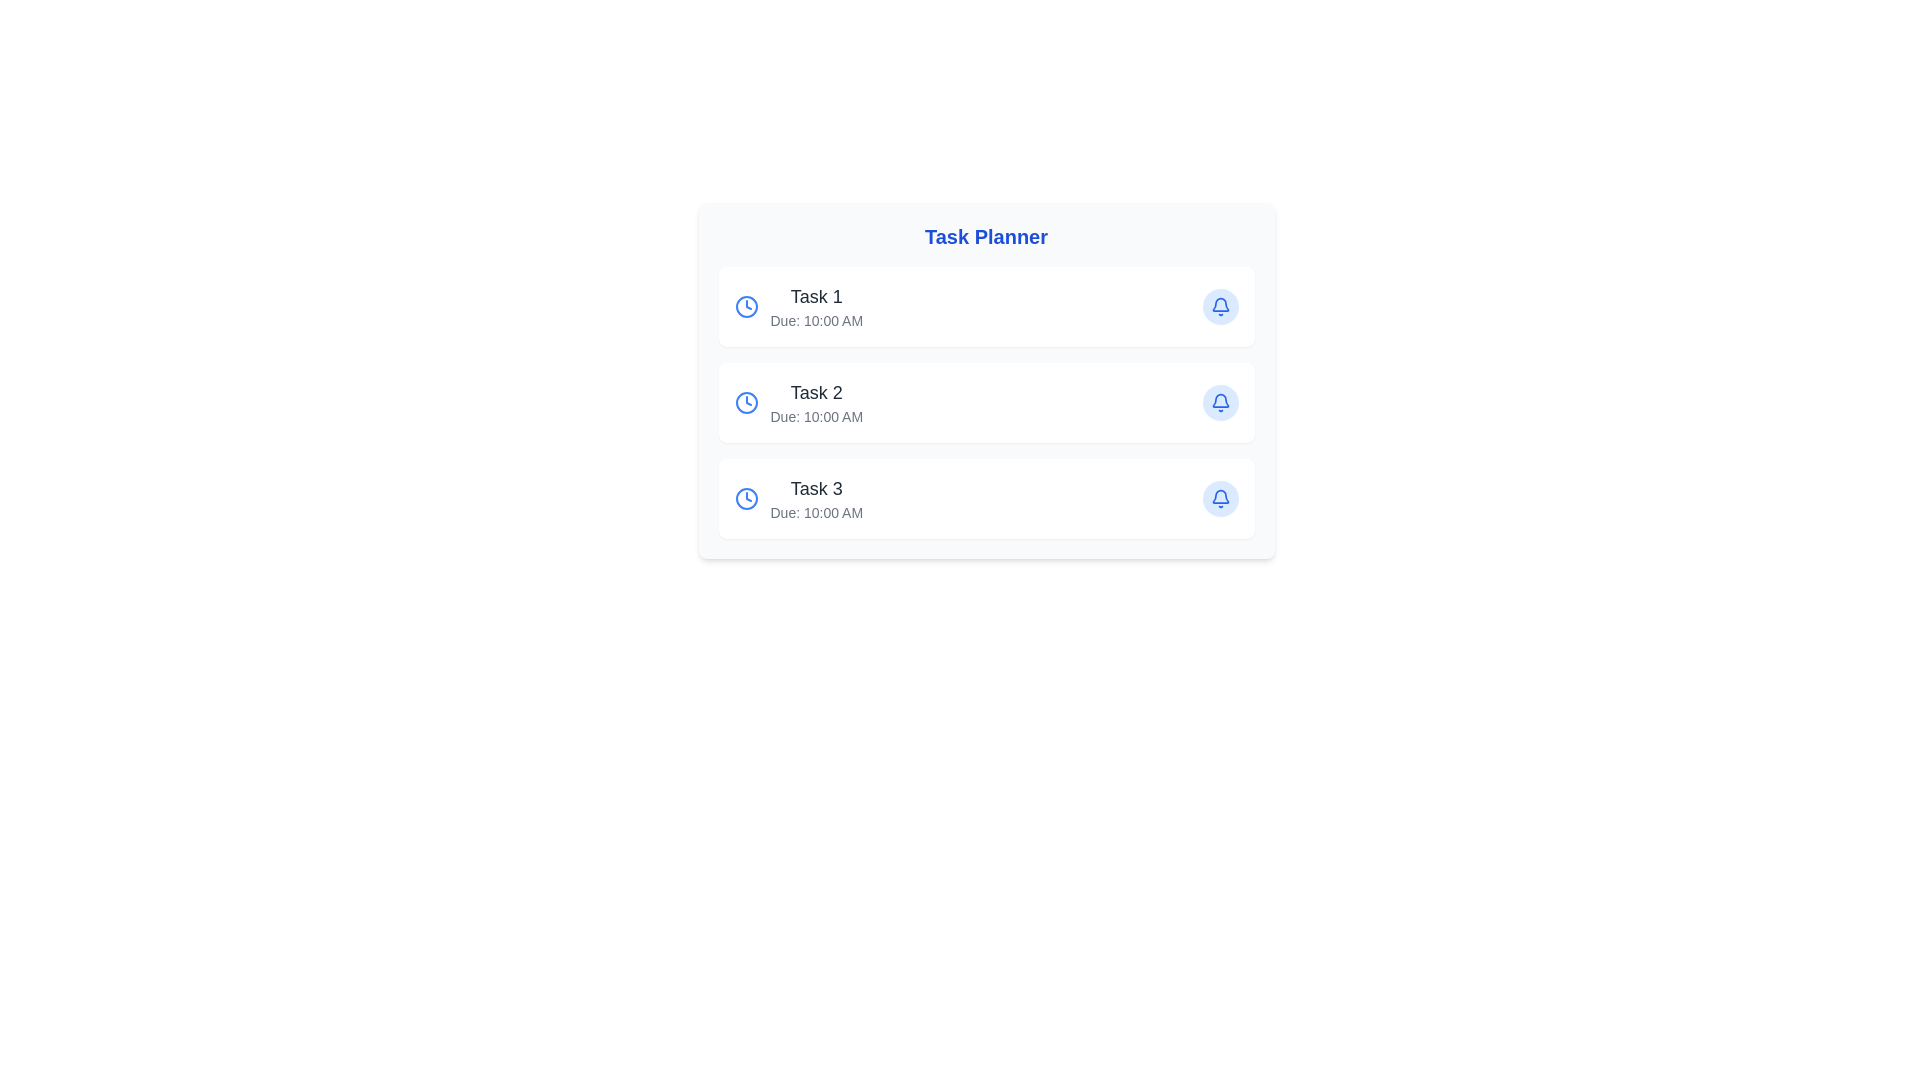  I want to click on the inner circle of the clock icon, which is a circular outline drawn with a thin line and a blue color fill, located to the left of the 'Task 1' entry in the task list, so click(745, 402).